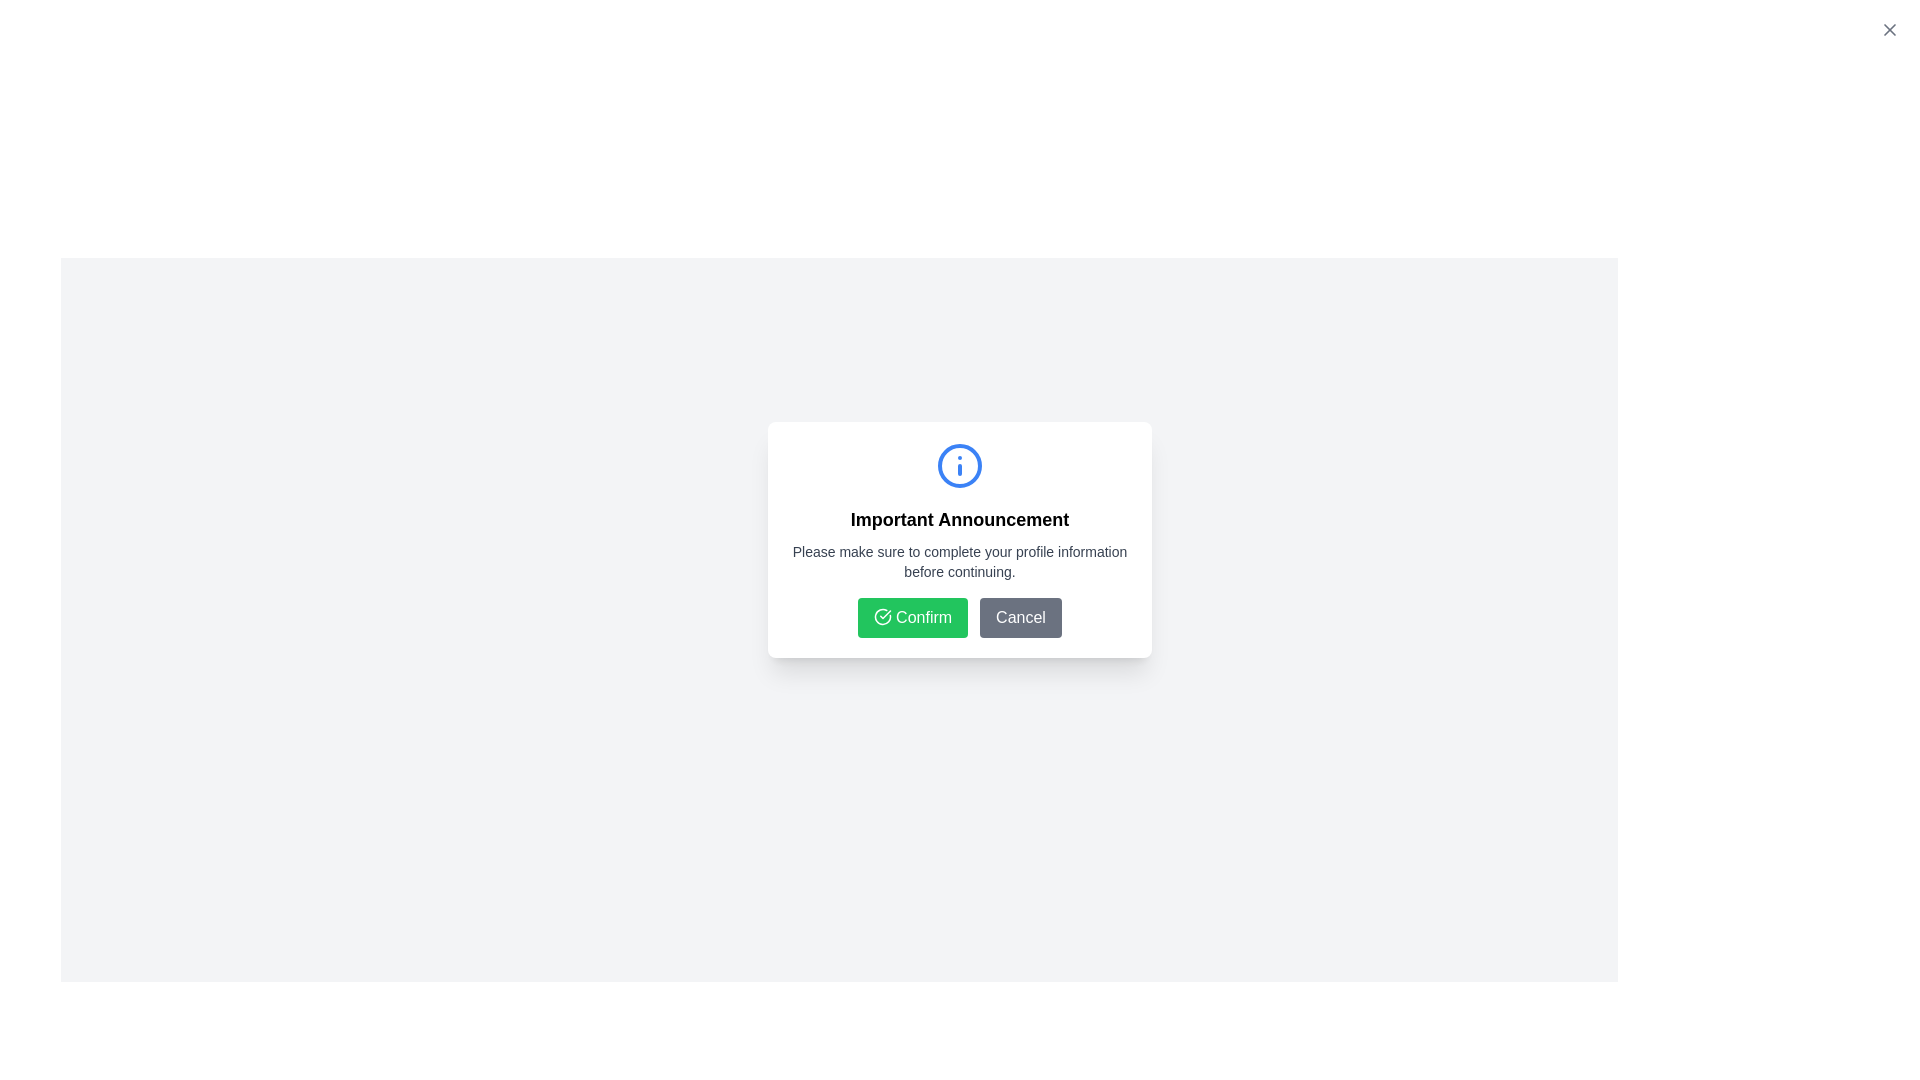 This screenshot has height=1080, width=1920. I want to click on the bold text label 'Important Announcement' that is prominently displayed in the modal dialog box, so click(960, 519).